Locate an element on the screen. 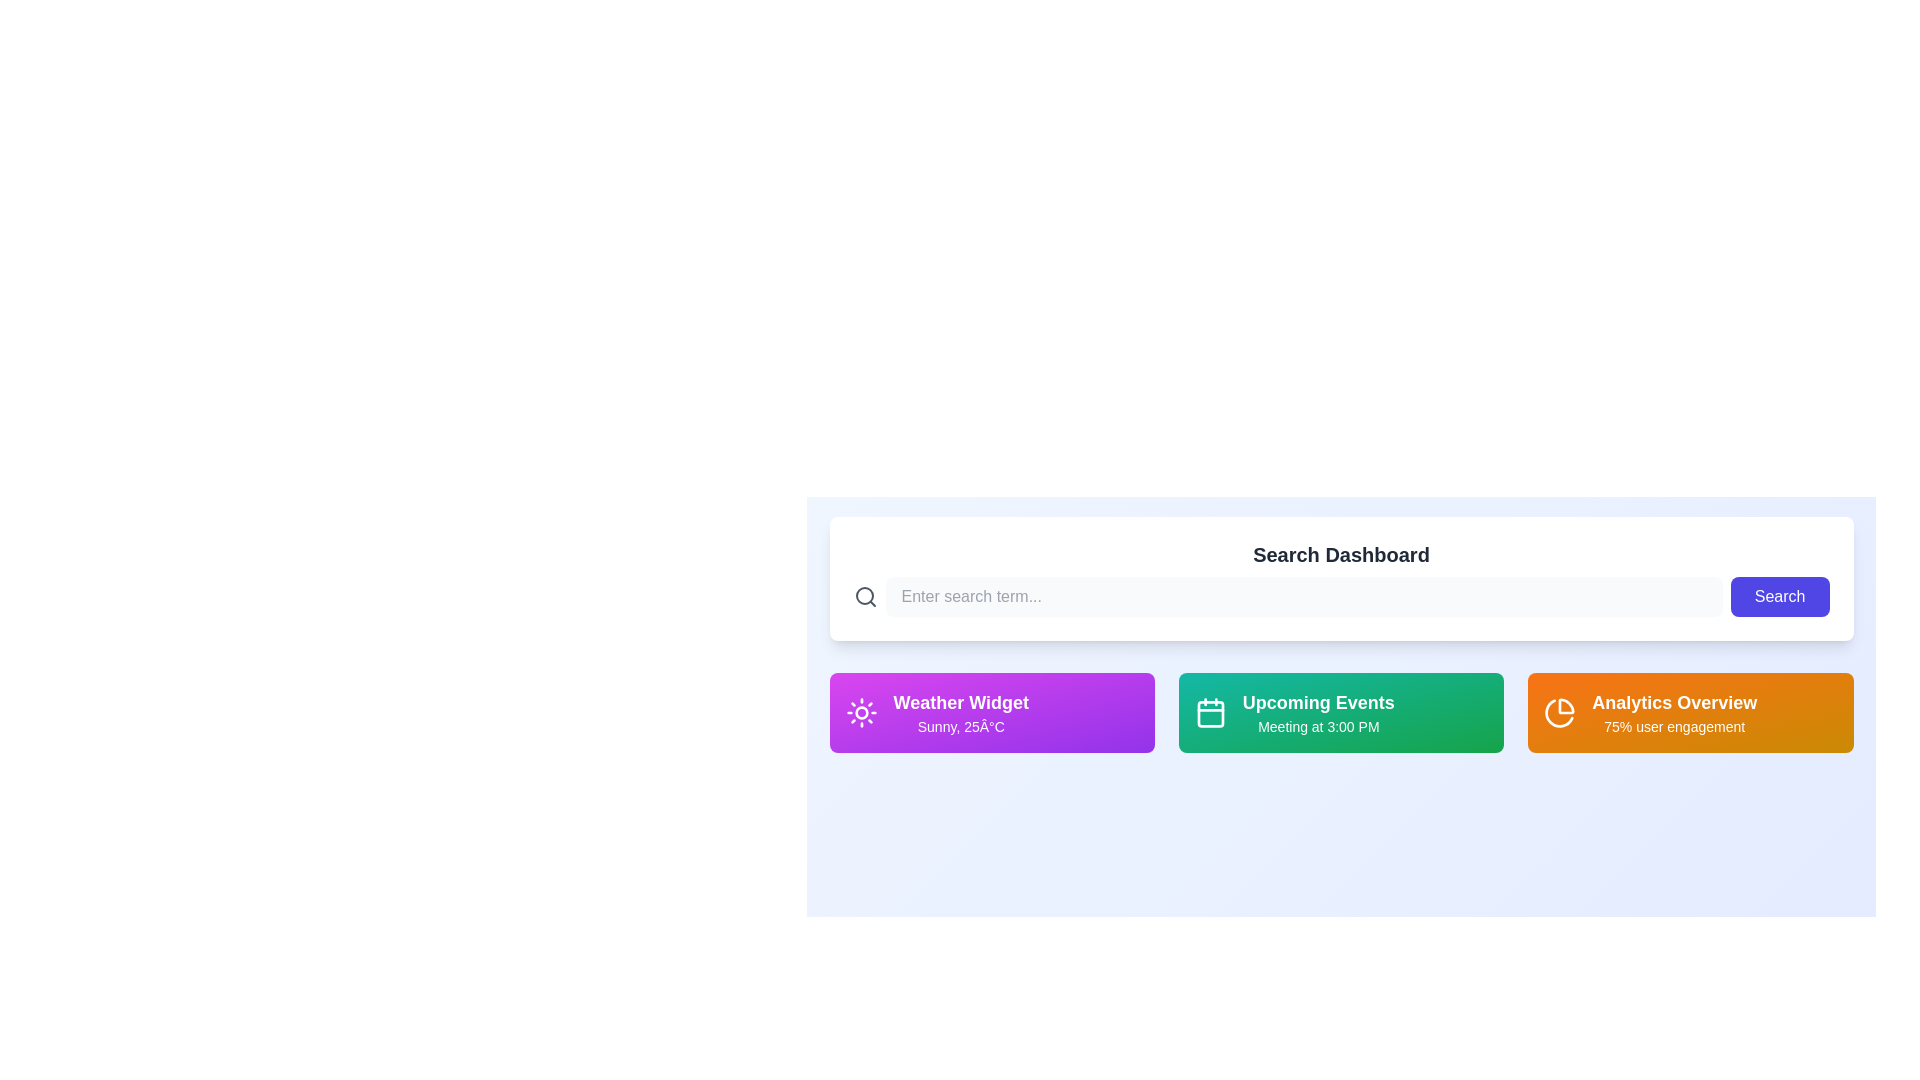 This screenshot has width=1920, height=1080. the 'Weather Widget' text display, which shows 'Sunny, 25Â°C' in white text on a purple gradient background, located to the left of the 'Upcoming Events' green card is located at coordinates (961, 712).